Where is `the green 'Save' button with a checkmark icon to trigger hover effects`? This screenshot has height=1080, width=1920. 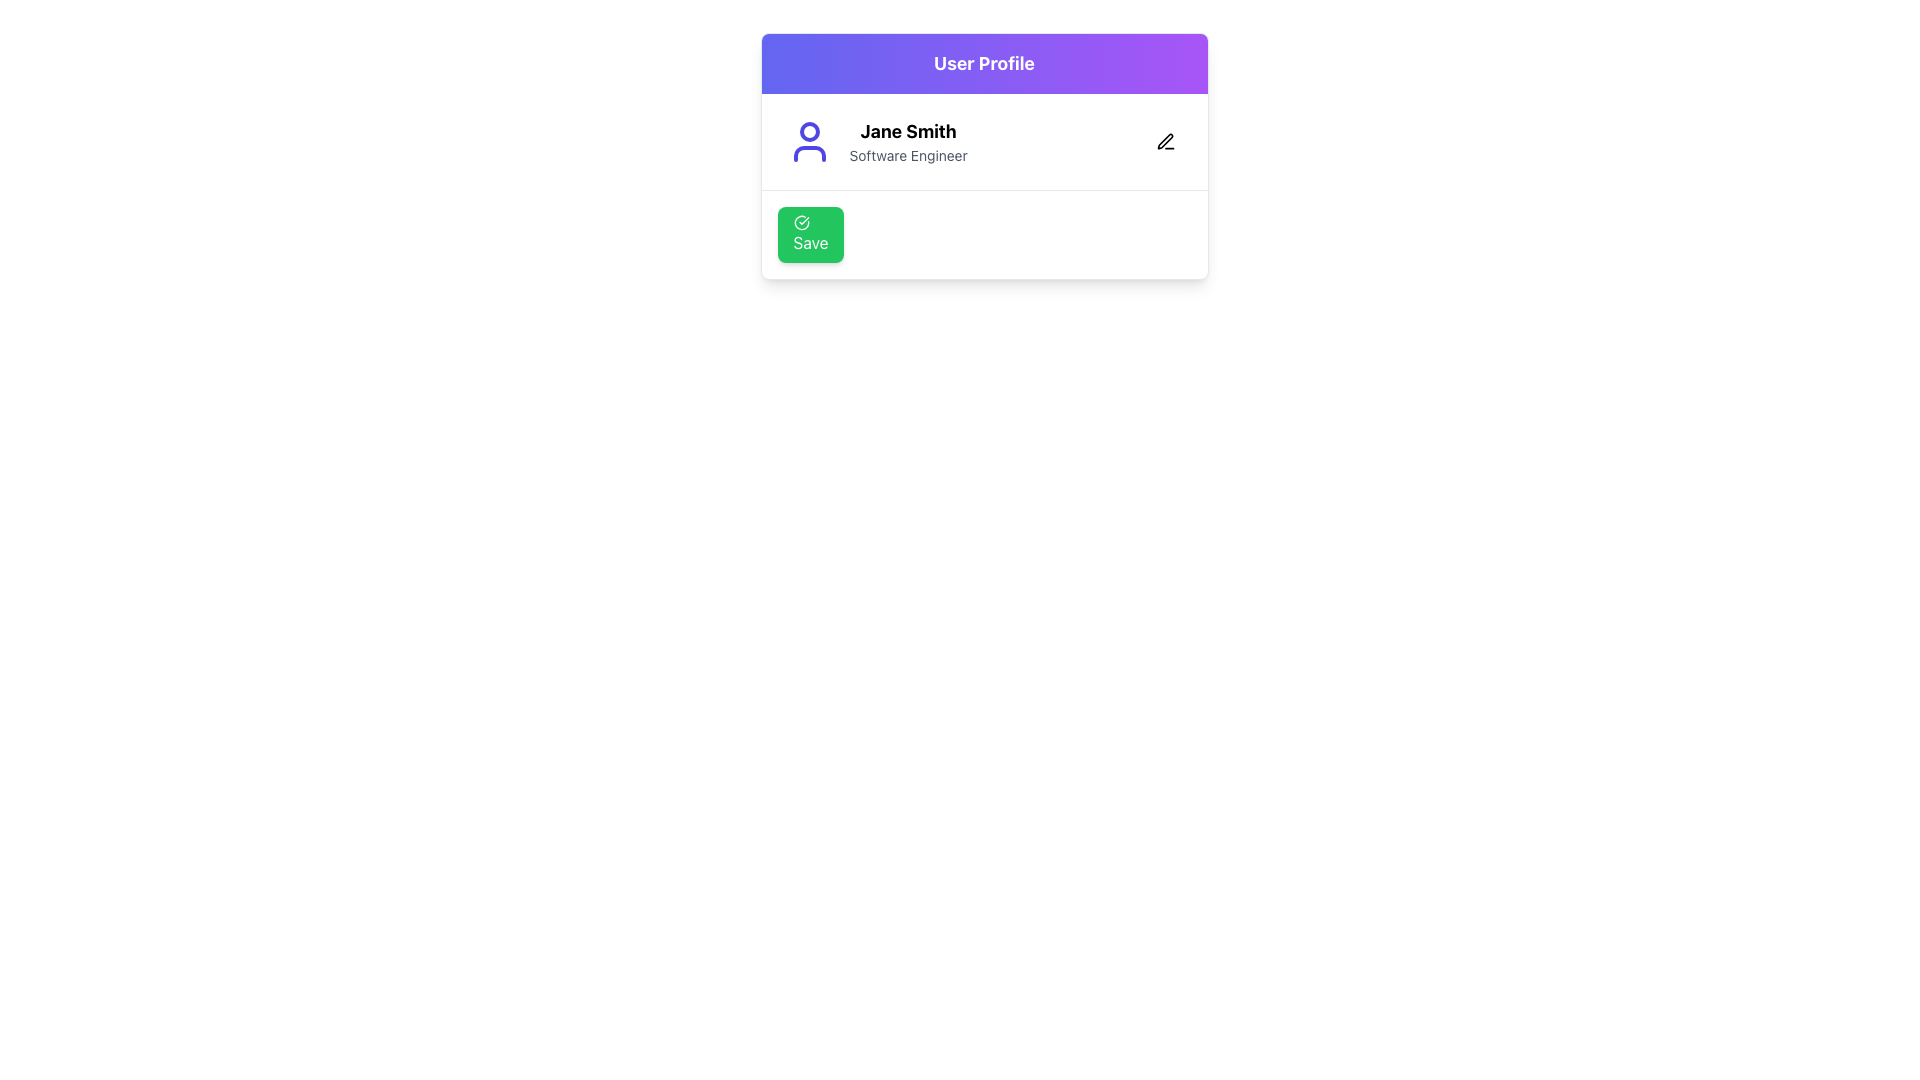 the green 'Save' button with a checkmark icon to trigger hover effects is located at coordinates (811, 234).